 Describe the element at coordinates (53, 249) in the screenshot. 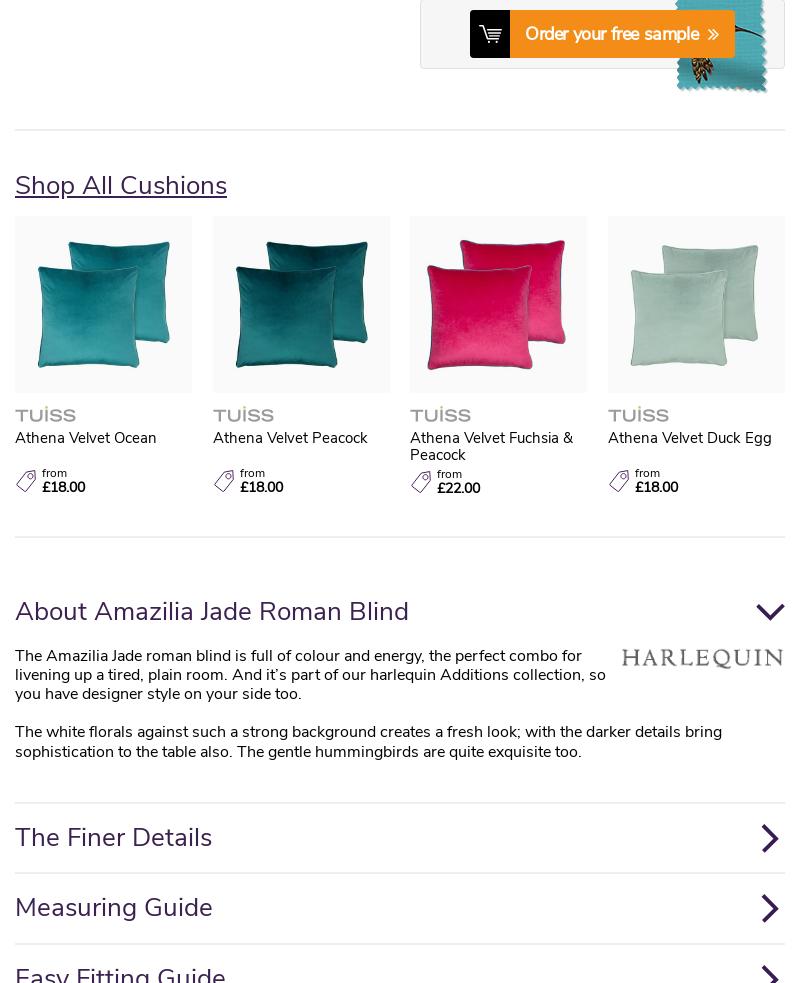

I see `'Press centre'` at that location.